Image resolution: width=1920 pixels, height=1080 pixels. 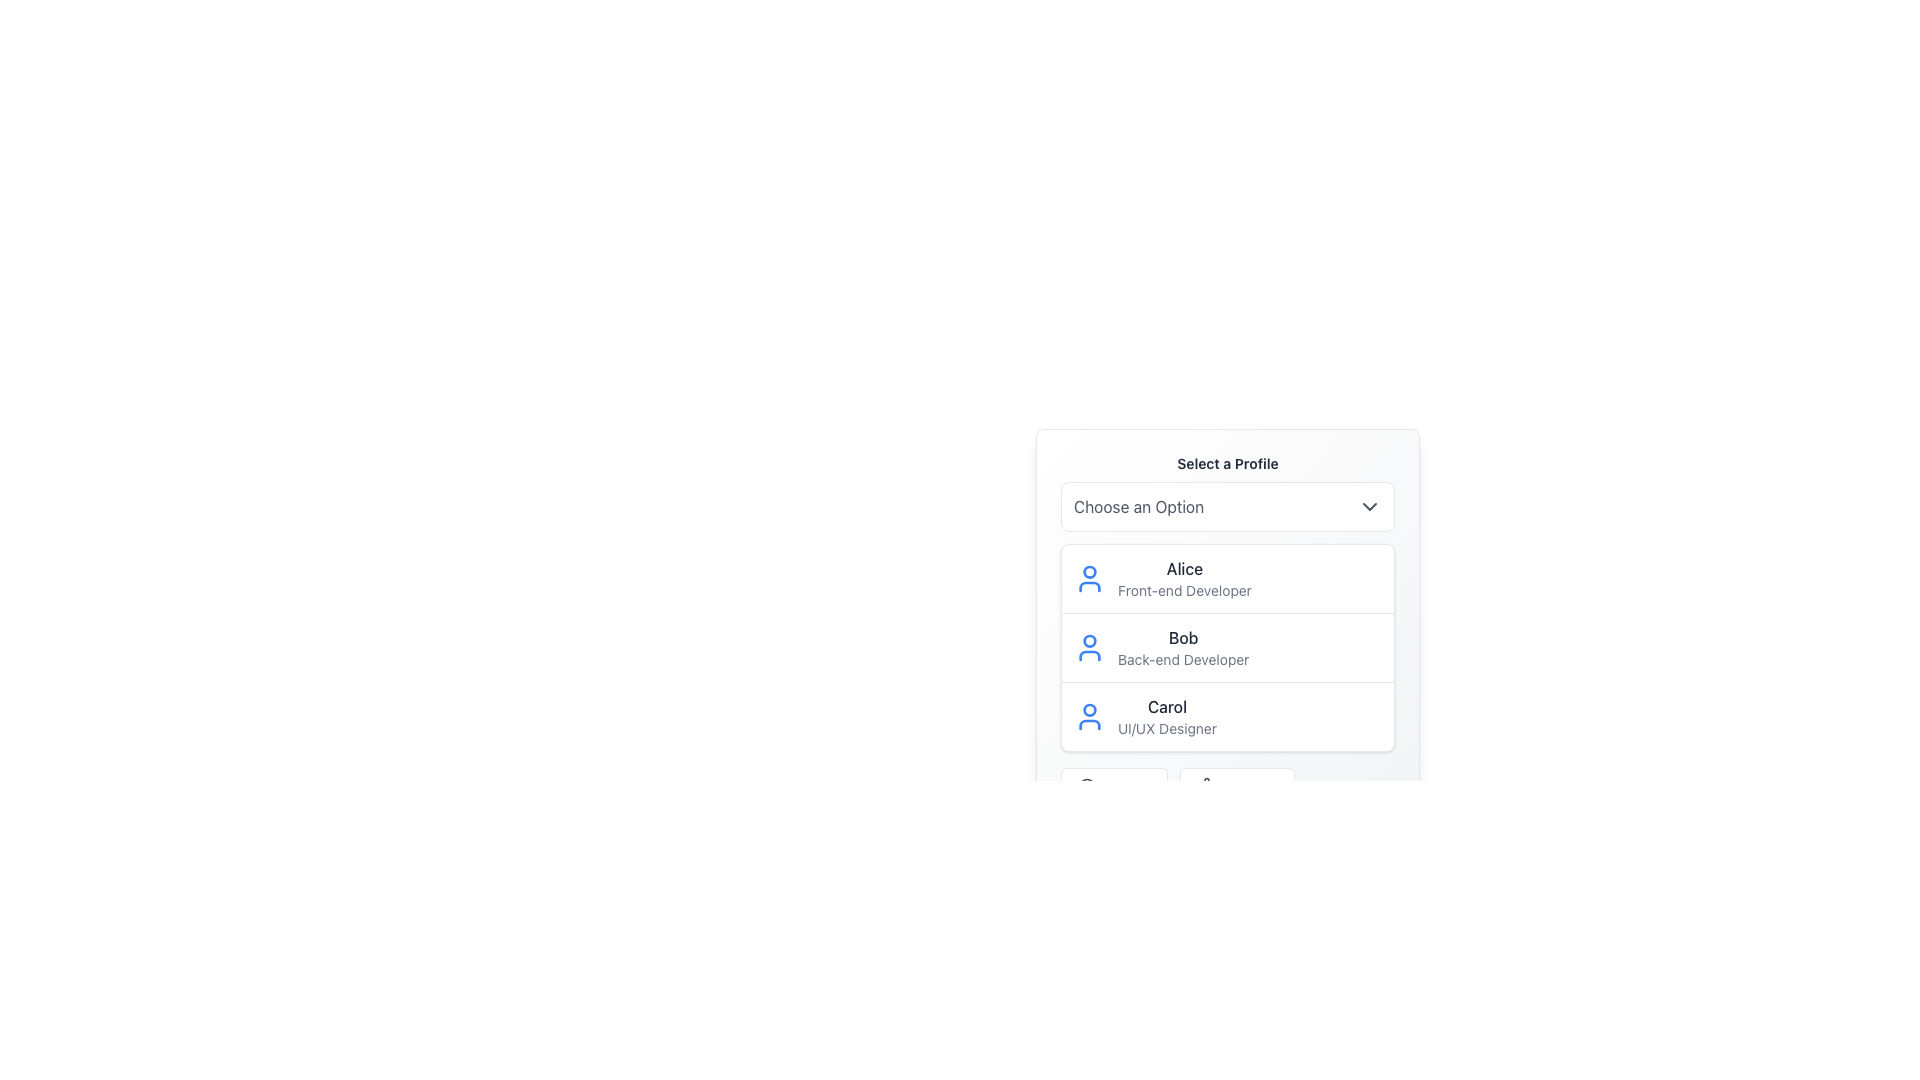 What do you see at coordinates (1227, 648) in the screenshot?
I see `the second entry in the 'Select a Profile' dropdown menu, which is 'Bob - Back-end Developer'` at bounding box center [1227, 648].